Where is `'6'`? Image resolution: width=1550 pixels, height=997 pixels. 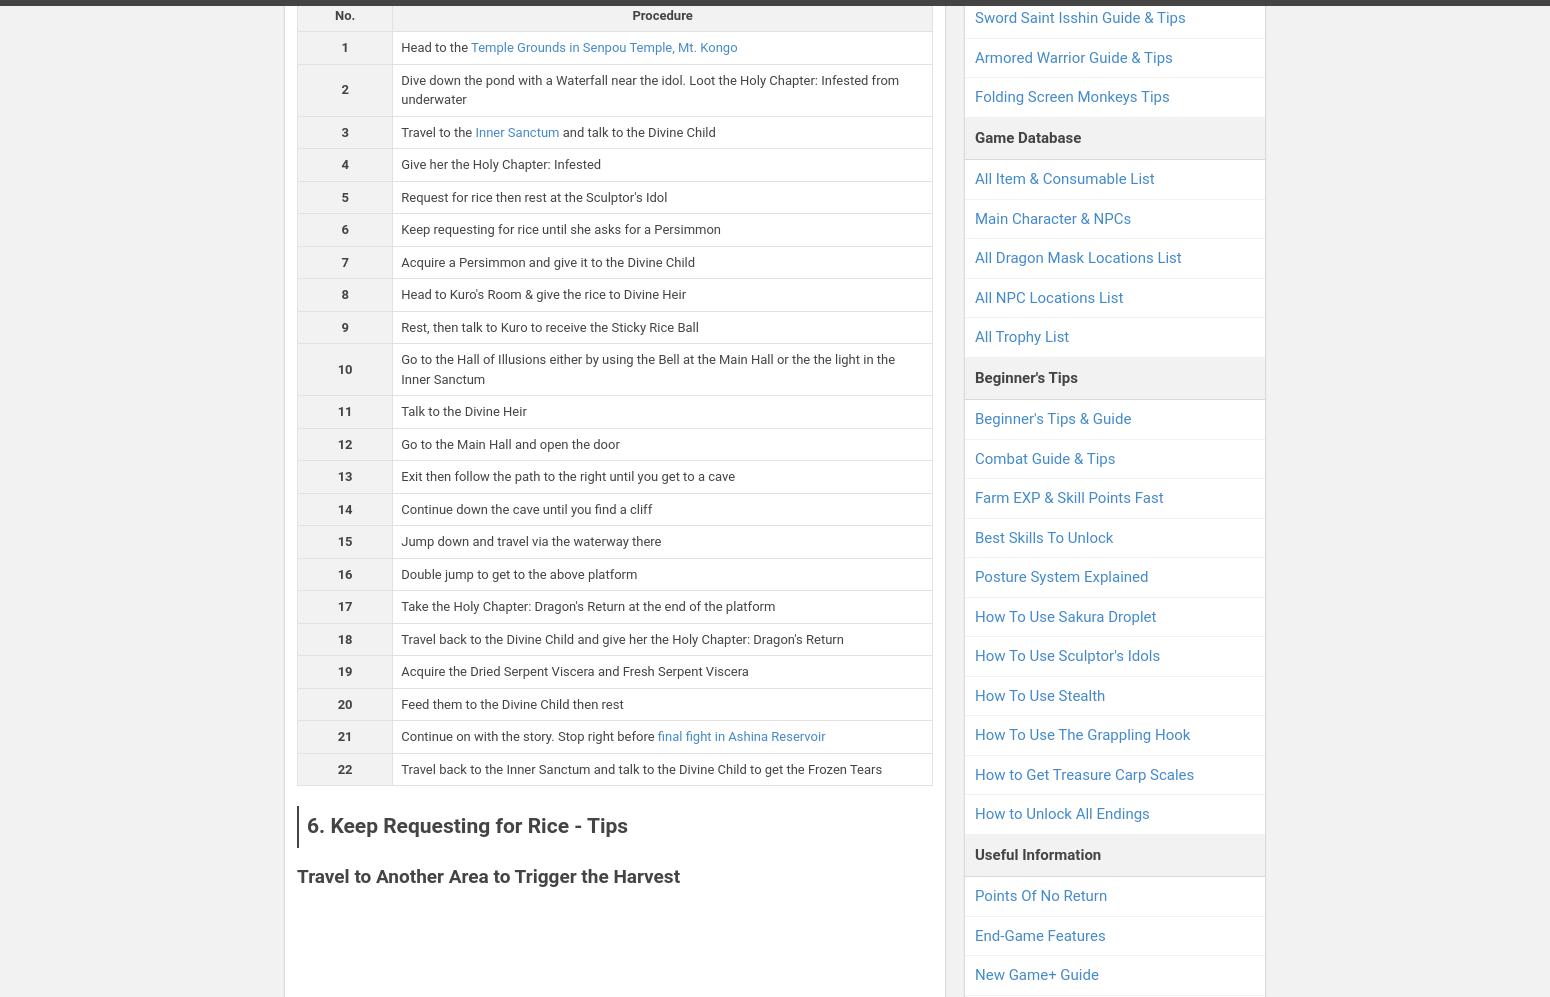 '6' is located at coordinates (343, 228).